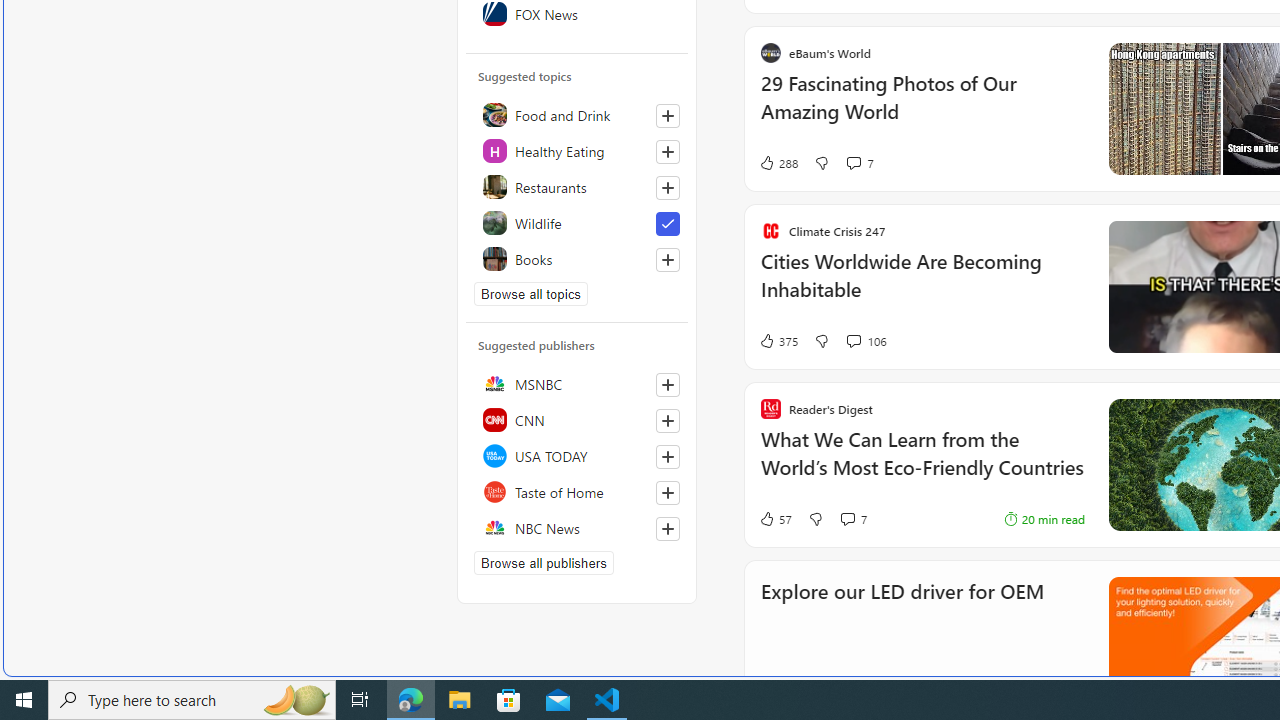  Describe the element at coordinates (668, 527) in the screenshot. I see `'Follow this source'` at that location.